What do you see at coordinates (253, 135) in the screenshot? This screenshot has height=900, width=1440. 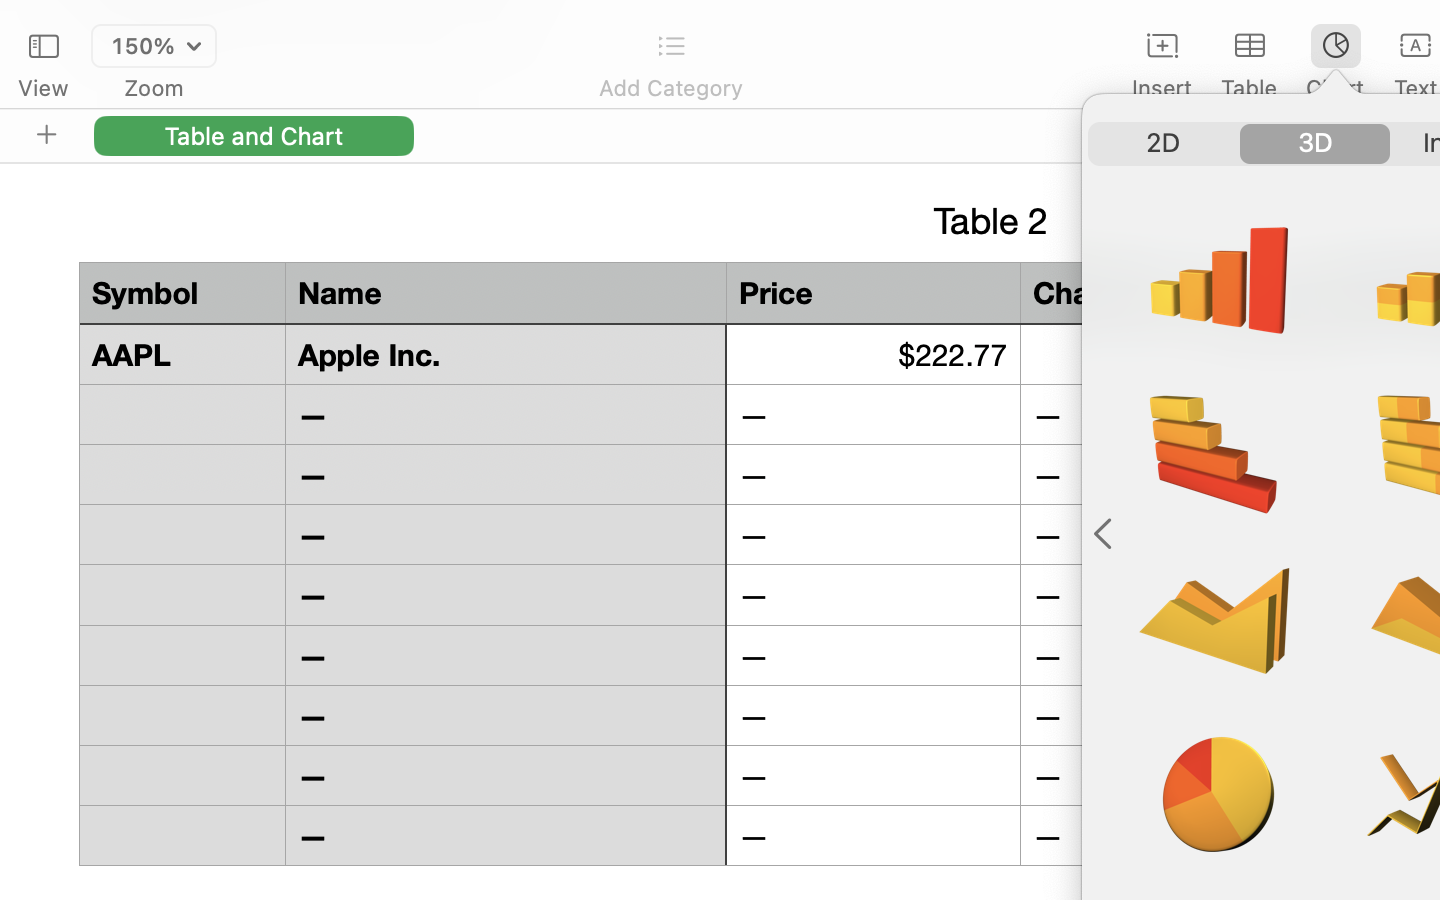 I see `'Table and Chart'` at bounding box center [253, 135].